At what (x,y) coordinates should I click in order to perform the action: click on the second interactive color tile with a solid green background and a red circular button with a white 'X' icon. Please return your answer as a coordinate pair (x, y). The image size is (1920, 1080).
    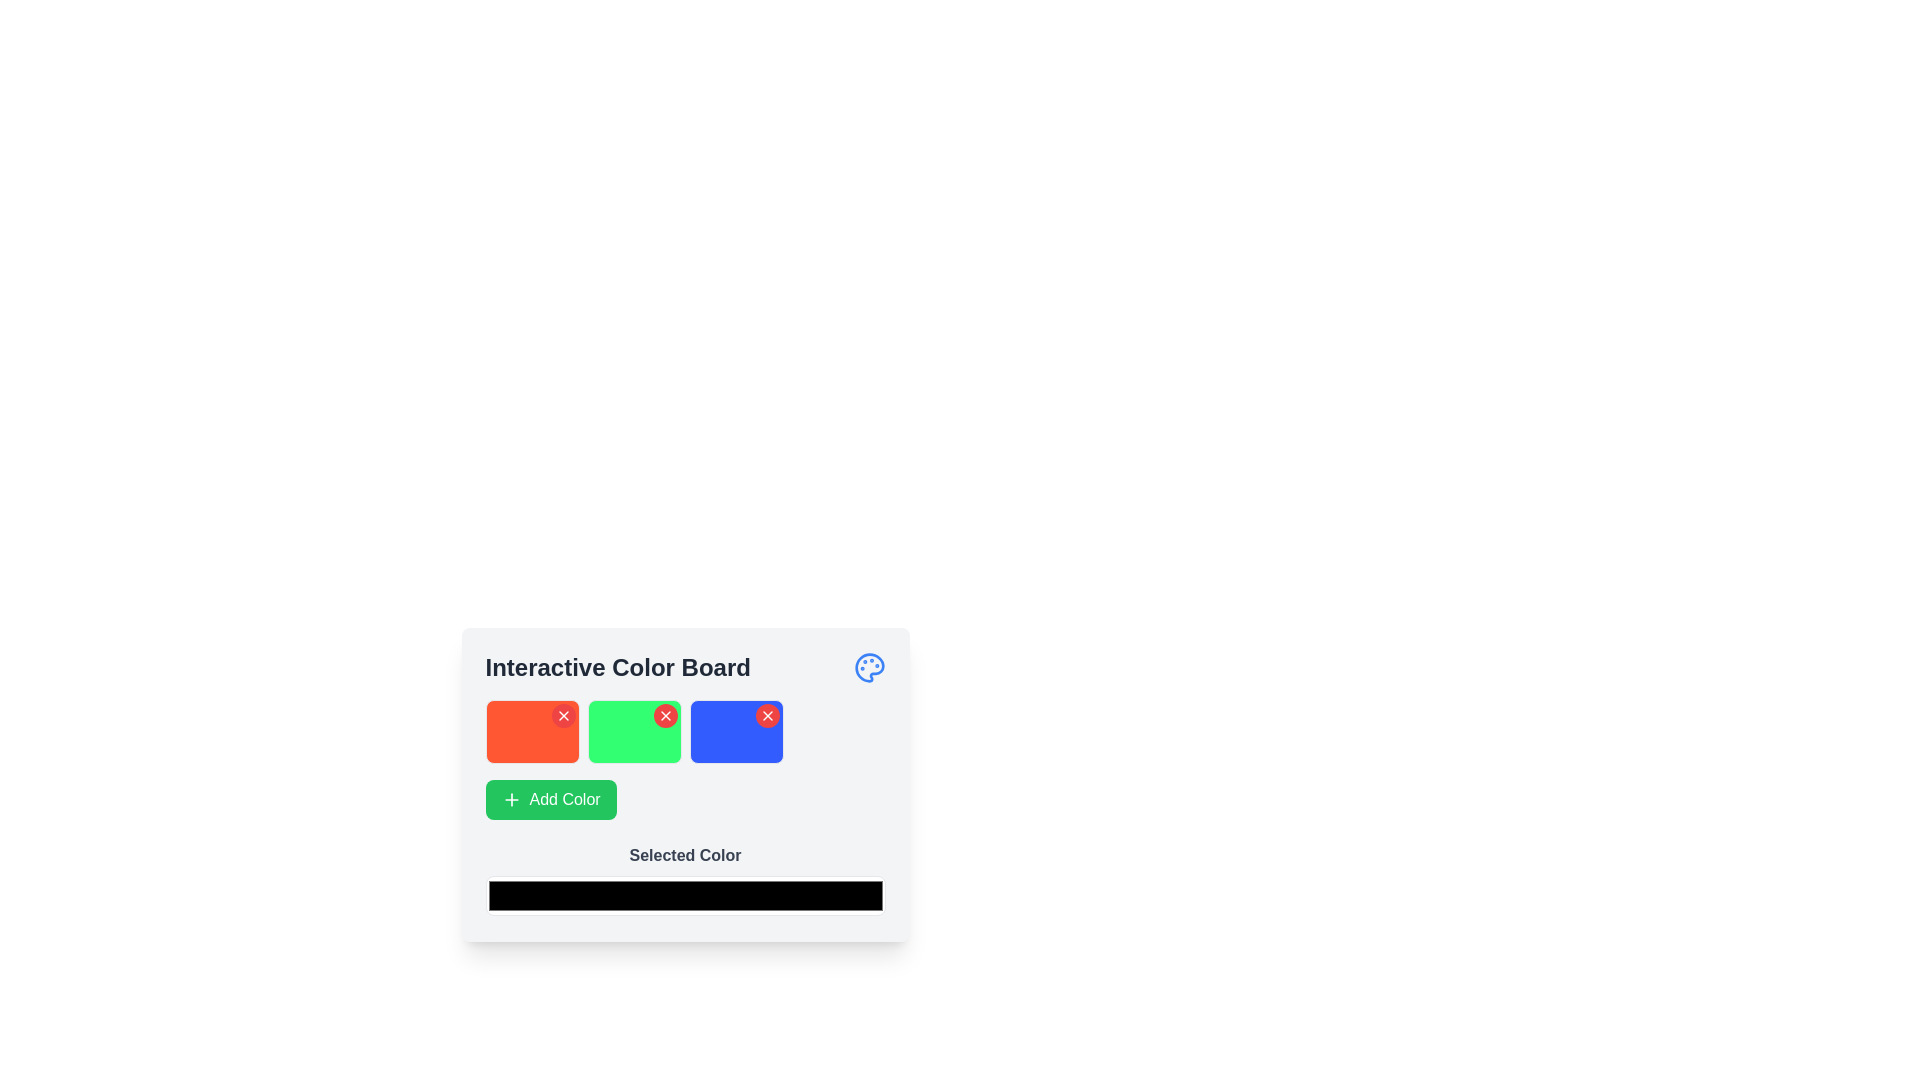
    Looking at the image, I should click on (633, 732).